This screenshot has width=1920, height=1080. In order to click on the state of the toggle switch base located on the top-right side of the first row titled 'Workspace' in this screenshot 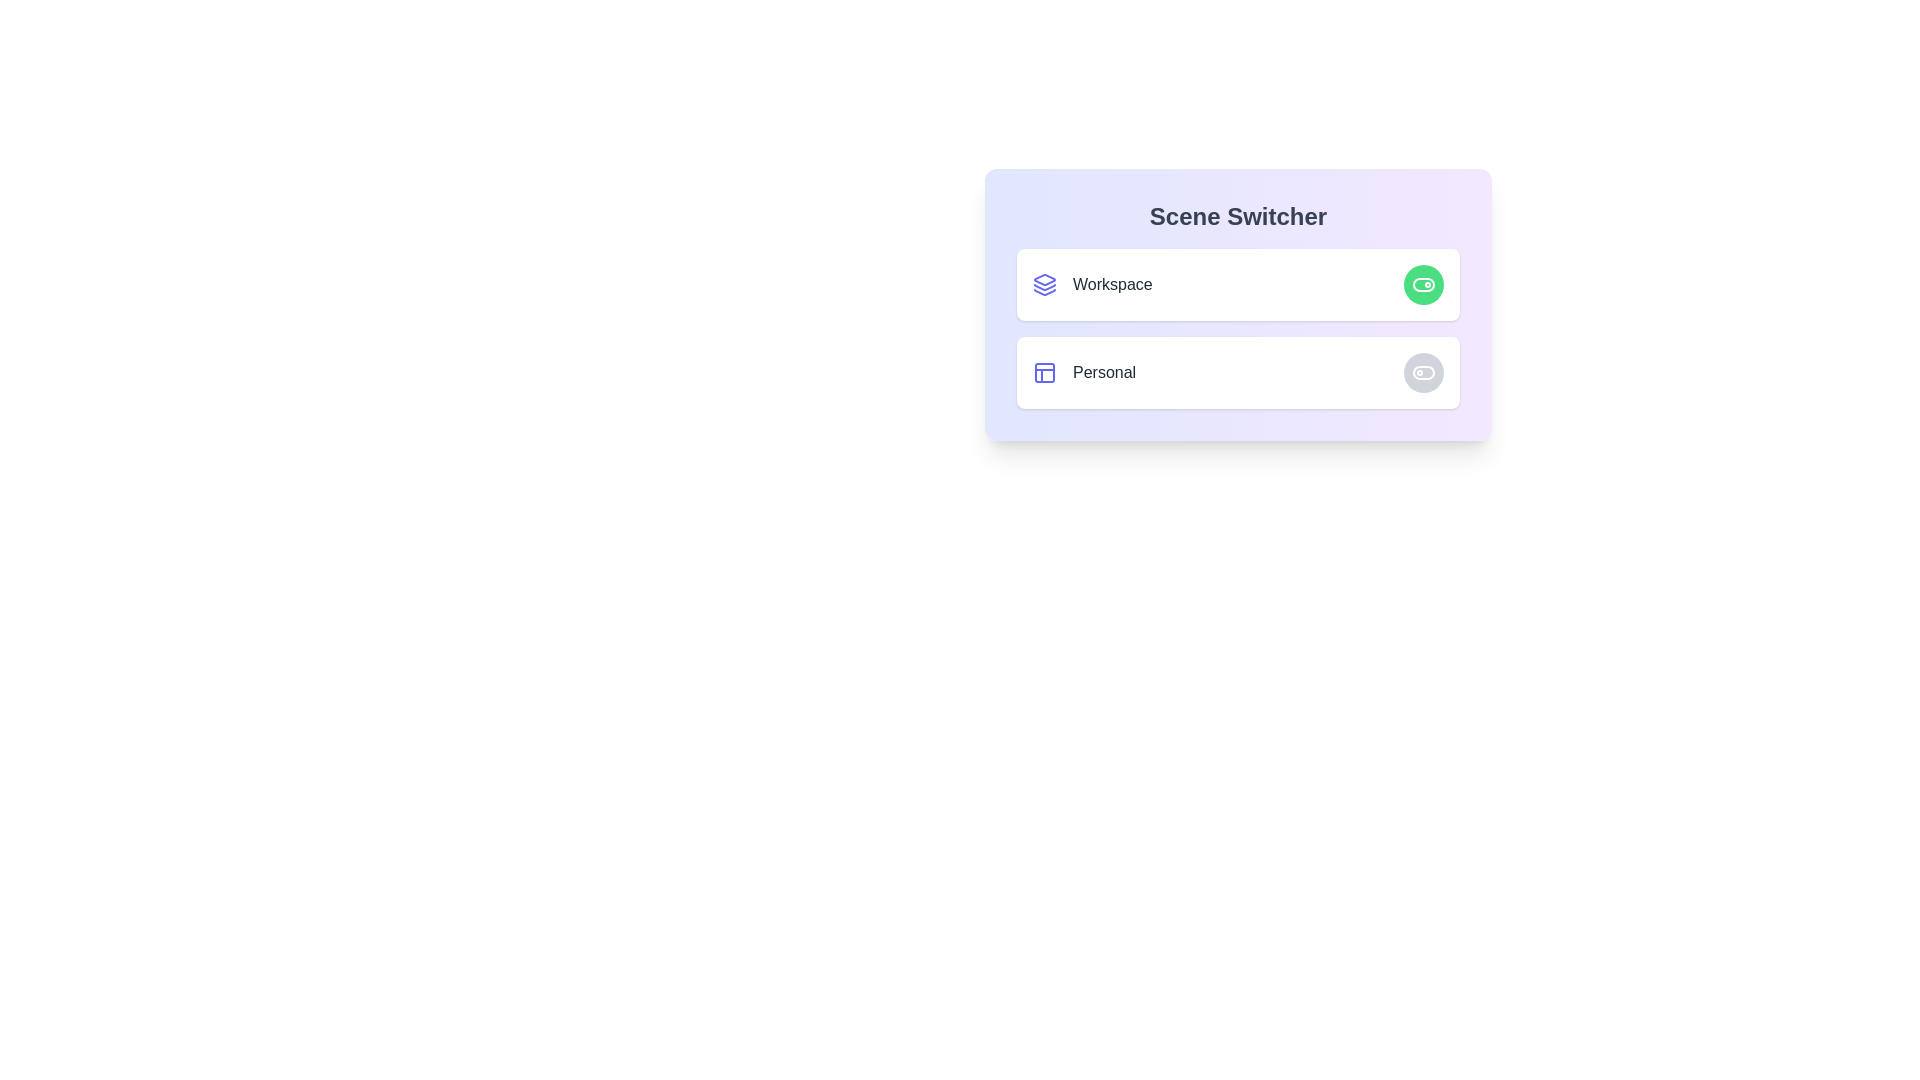, I will do `click(1423, 285)`.